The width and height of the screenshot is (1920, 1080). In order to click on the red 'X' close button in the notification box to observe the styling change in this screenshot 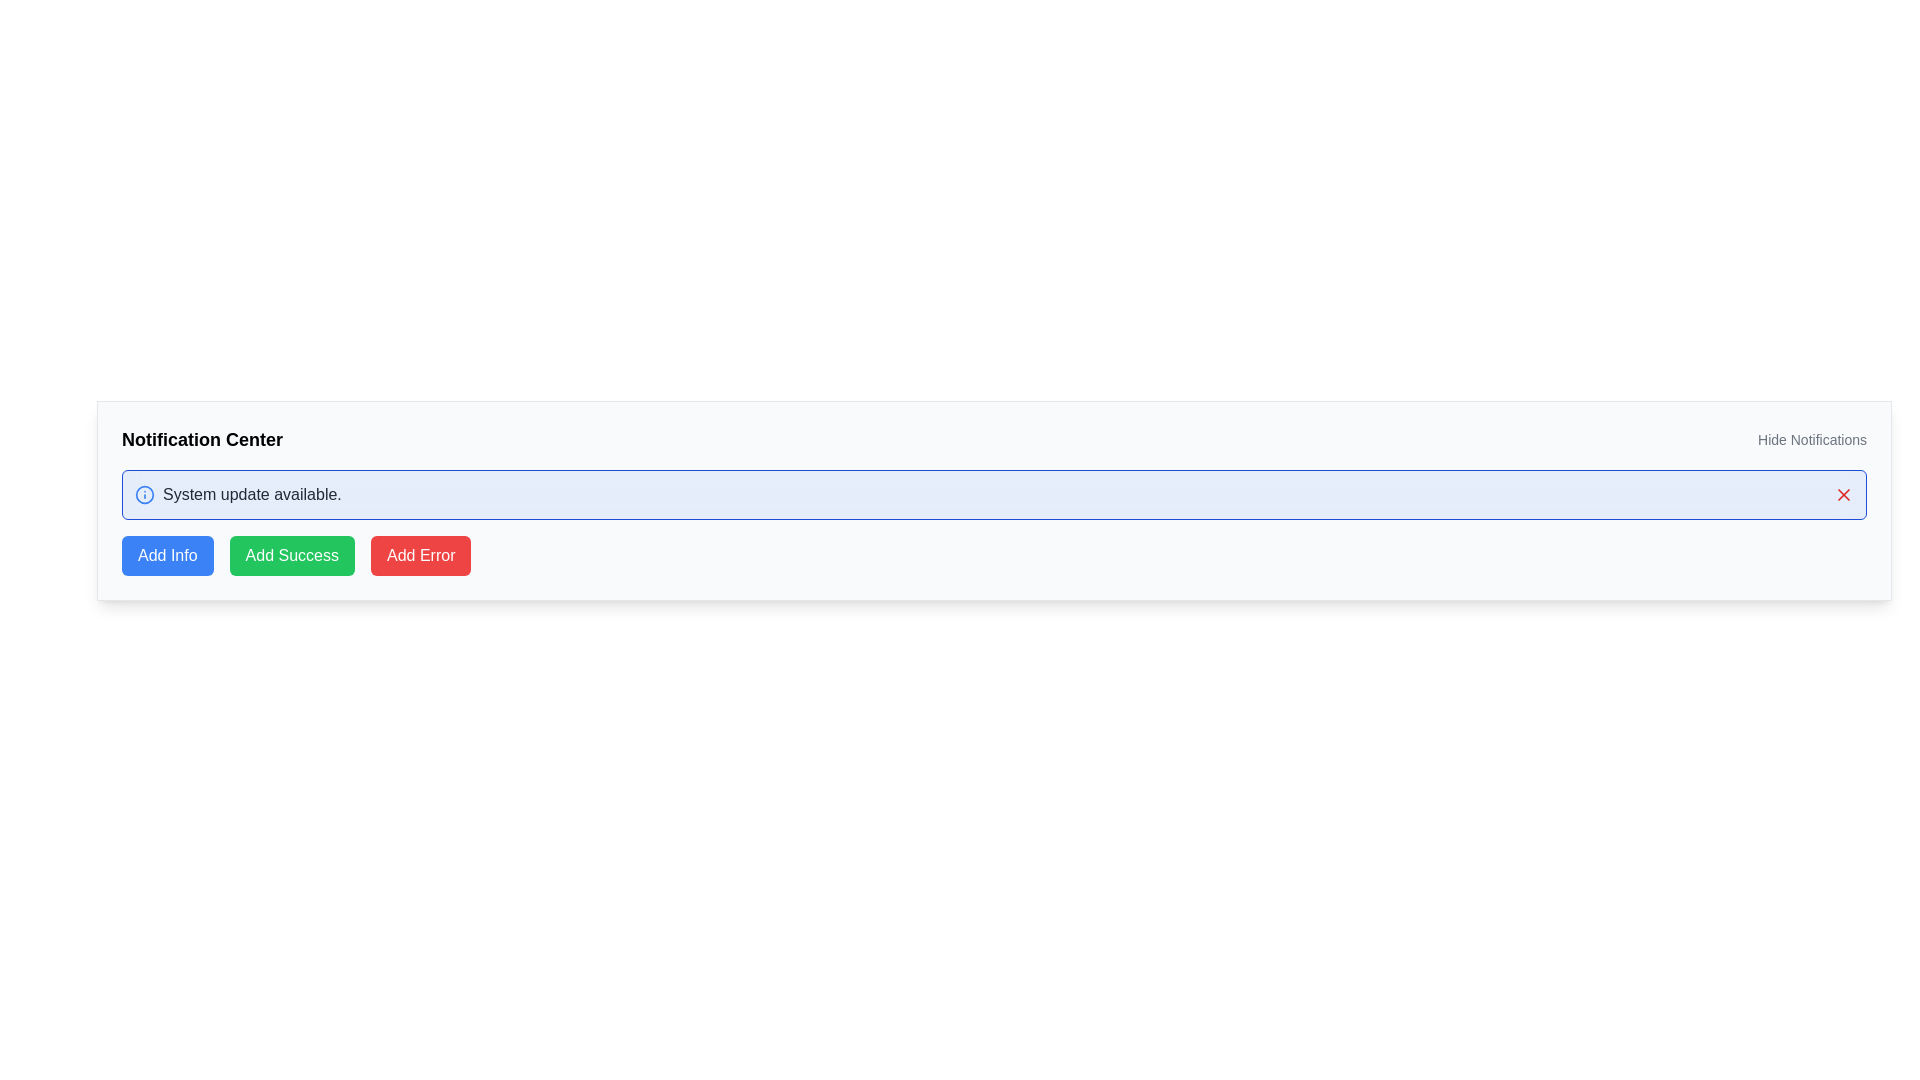, I will do `click(1842, 494)`.